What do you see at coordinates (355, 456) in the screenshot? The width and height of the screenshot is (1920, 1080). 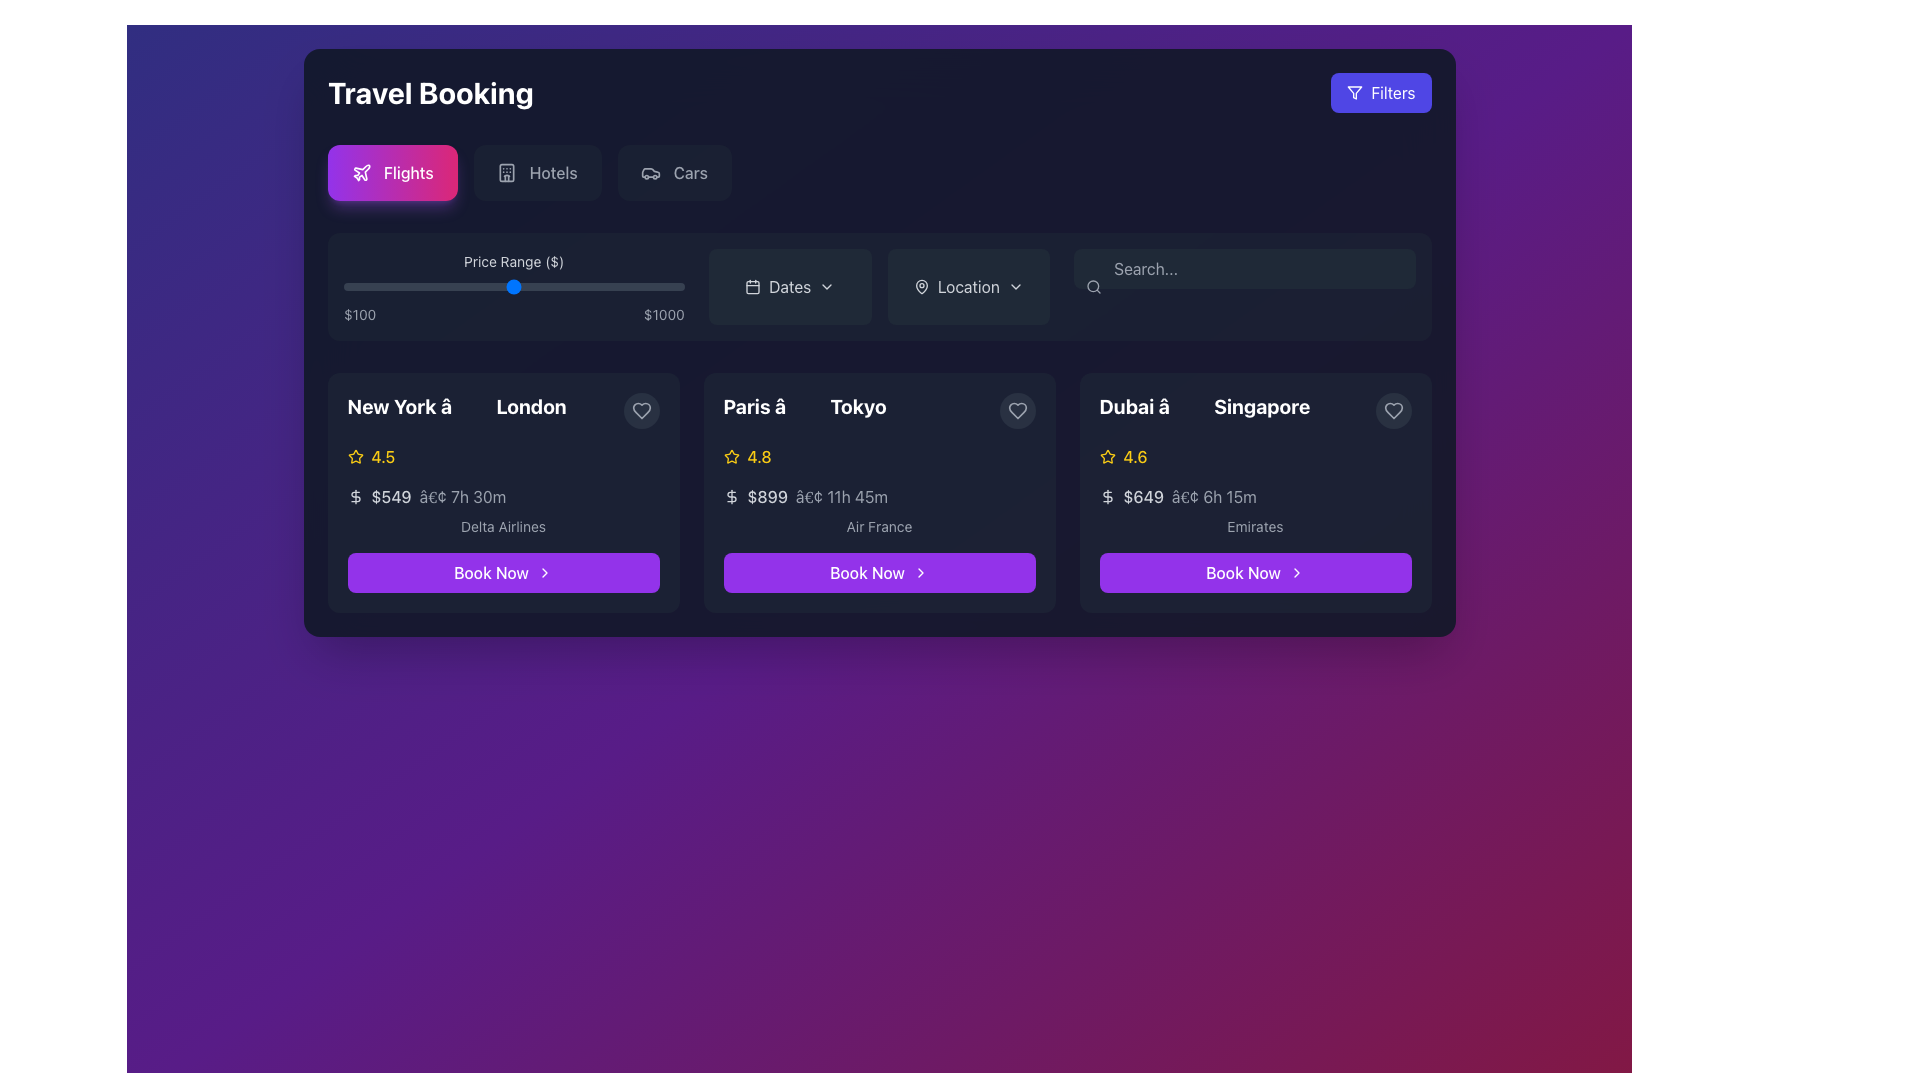 I see `the rating icon representing the travel option from New York to London, positioned to the left of the '4.5' rating text` at bounding box center [355, 456].